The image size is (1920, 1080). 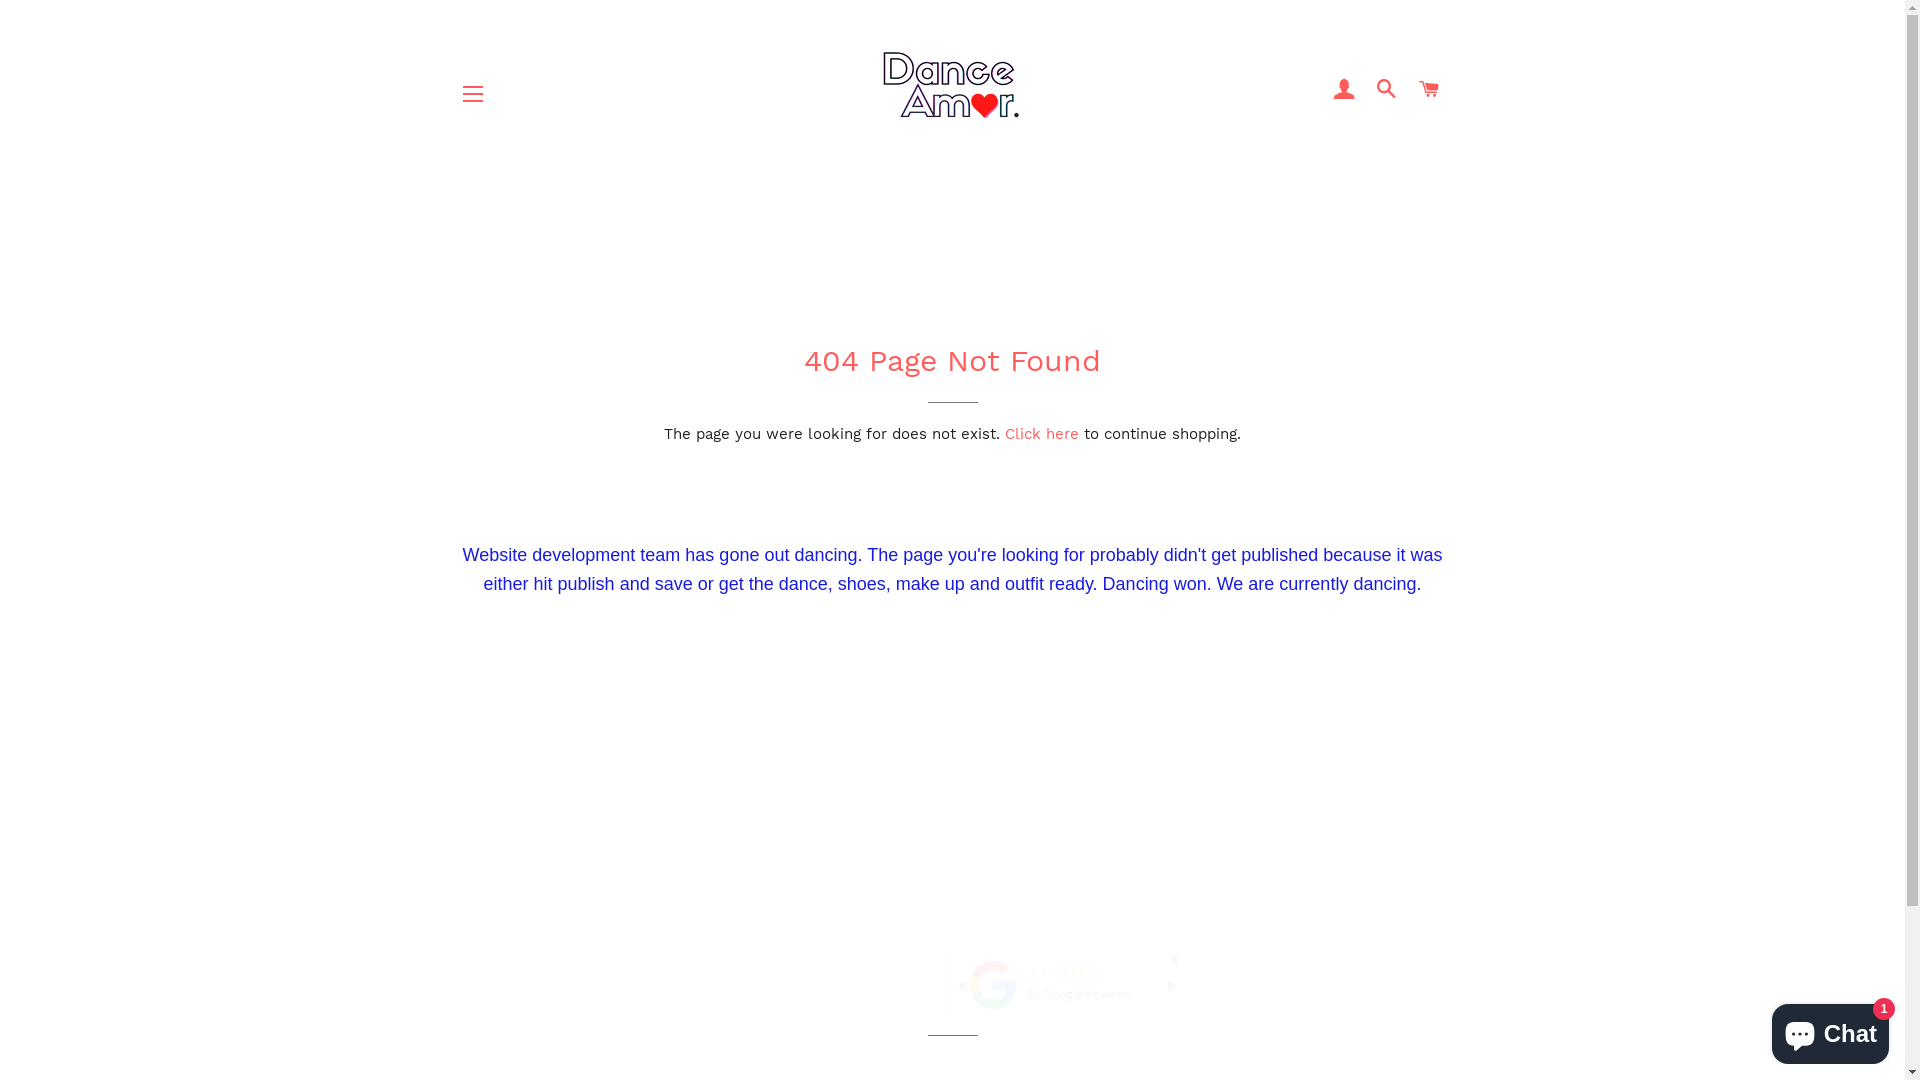 What do you see at coordinates (1386, 88) in the screenshot?
I see `'SEARCH'` at bounding box center [1386, 88].